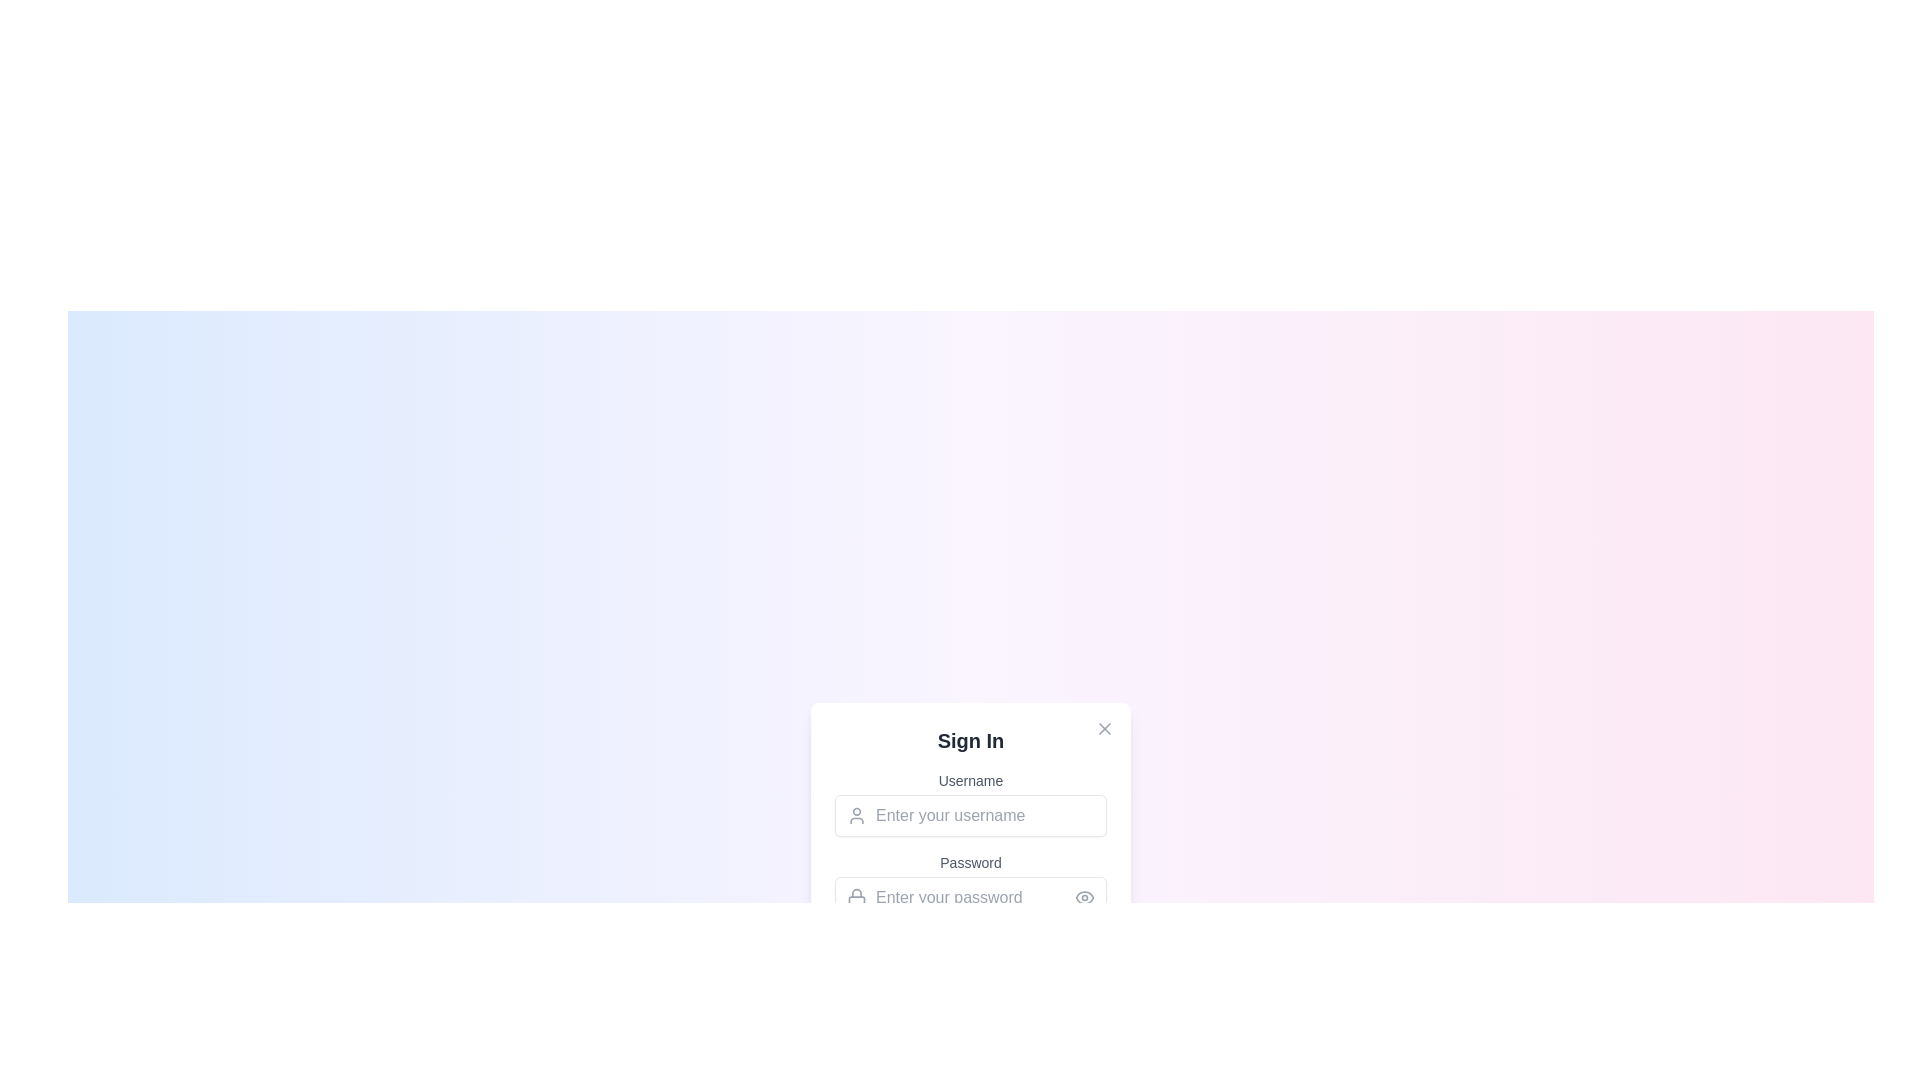 The width and height of the screenshot is (1920, 1080). What do you see at coordinates (970, 779) in the screenshot?
I see `the label for the username input field in the 'Sign In' modal, which is centrally positioned above the username text box` at bounding box center [970, 779].